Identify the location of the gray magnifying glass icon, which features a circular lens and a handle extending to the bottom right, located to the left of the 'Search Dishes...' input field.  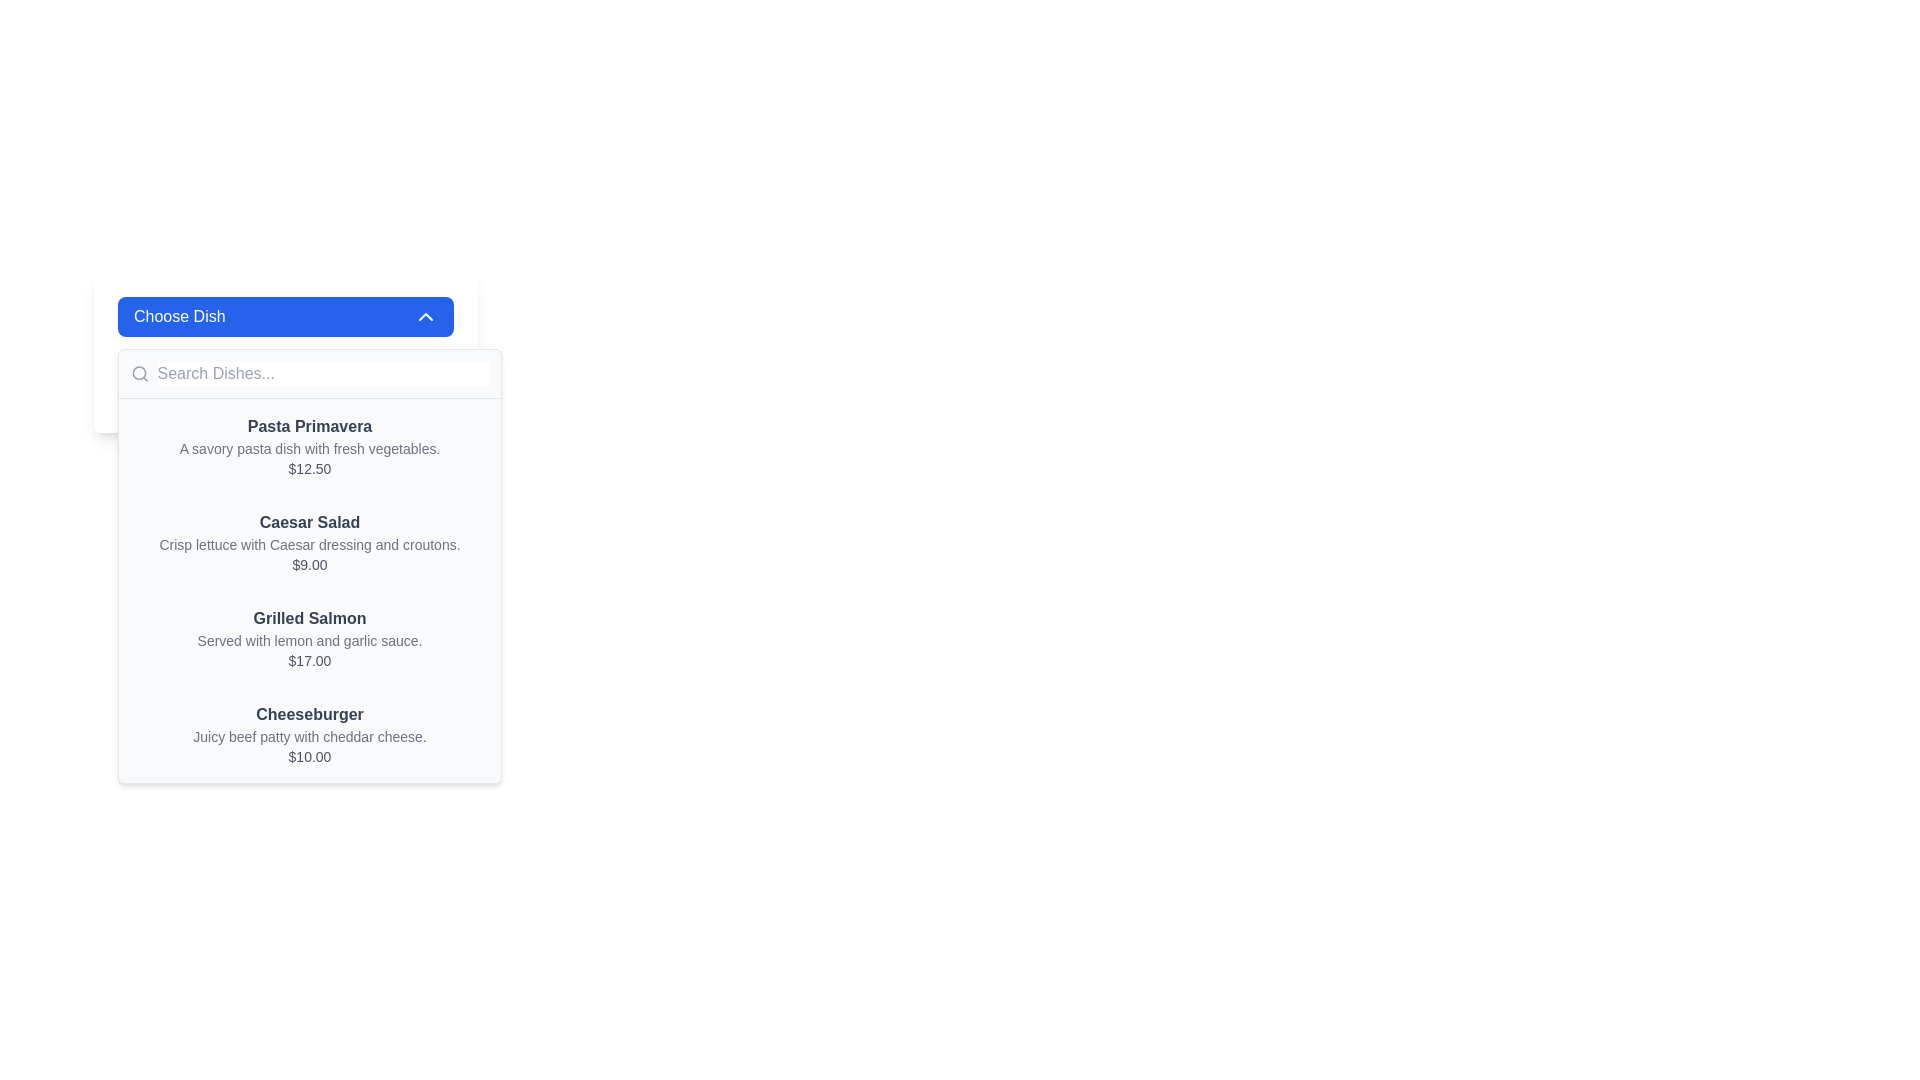
(139, 374).